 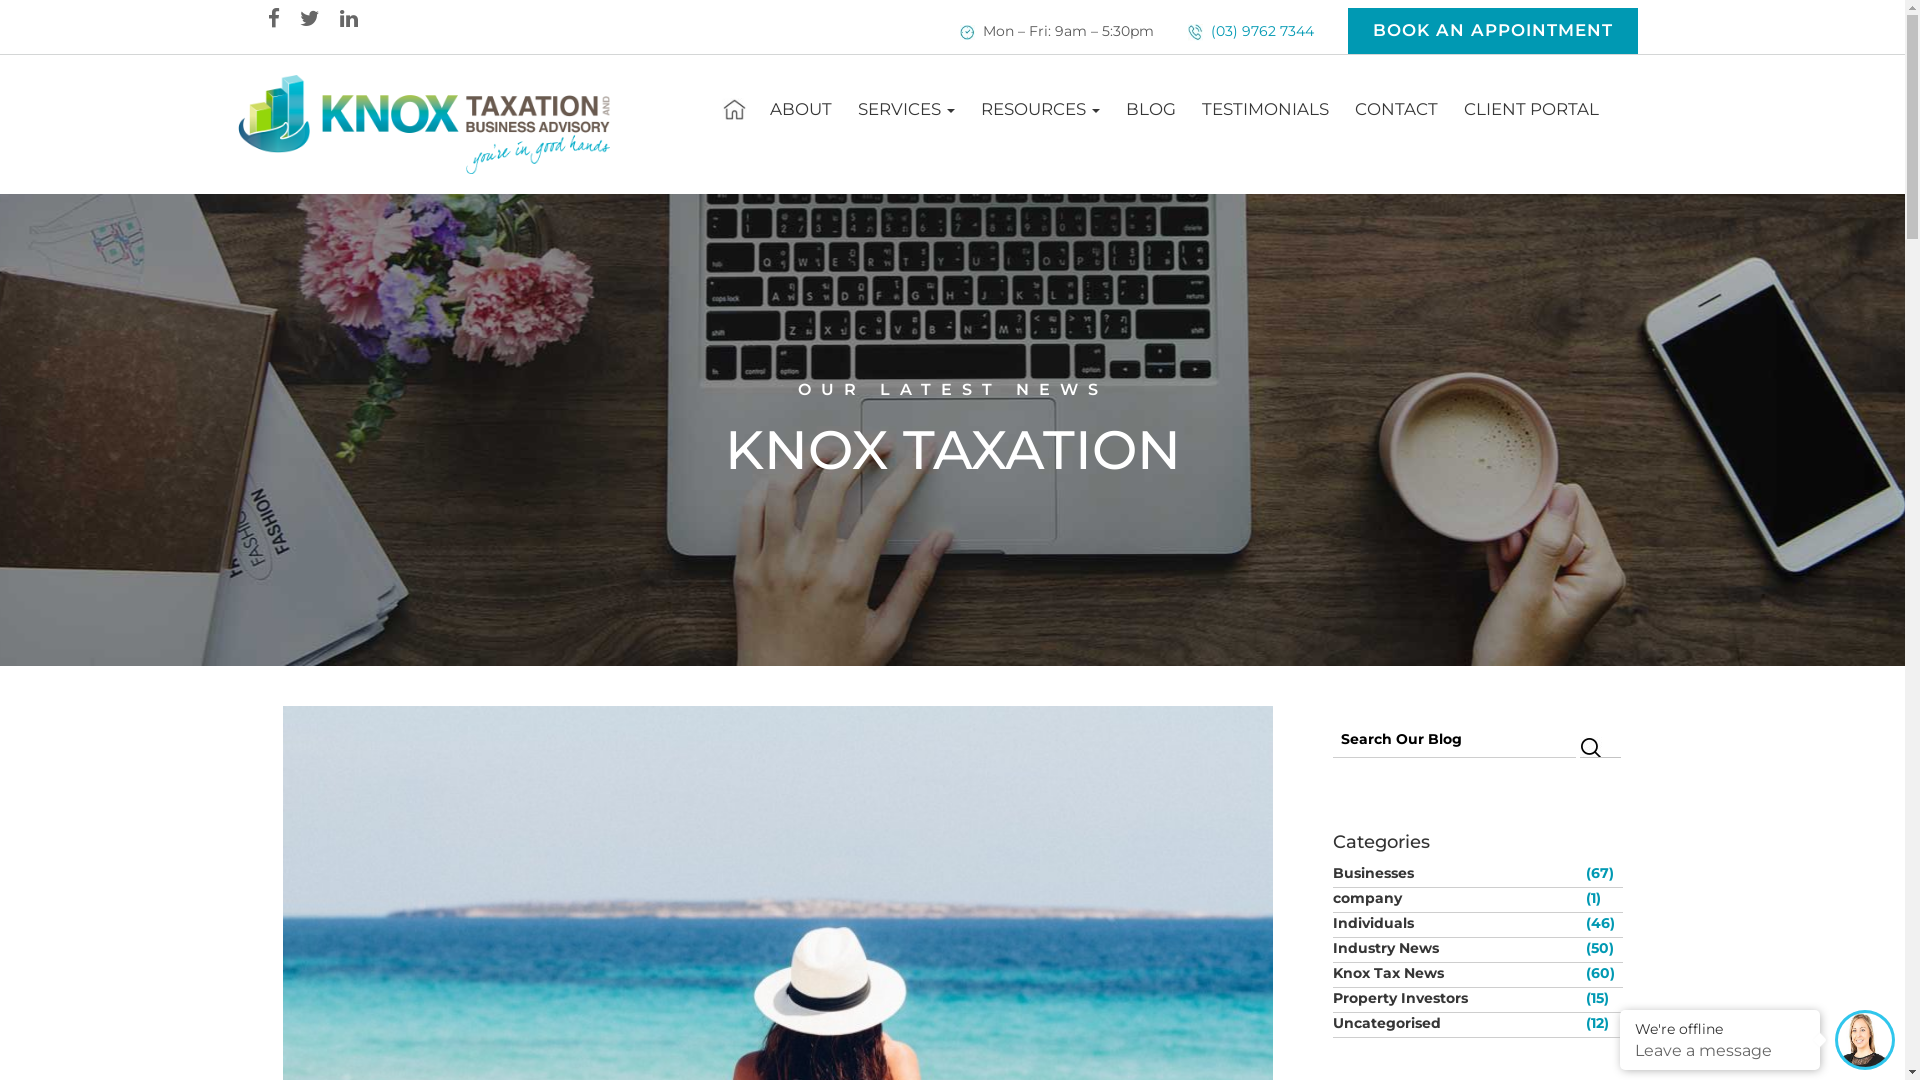 What do you see at coordinates (1189, 108) in the screenshot?
I see `'TESTIMONIALS'` at bounding box center [1189, 108].